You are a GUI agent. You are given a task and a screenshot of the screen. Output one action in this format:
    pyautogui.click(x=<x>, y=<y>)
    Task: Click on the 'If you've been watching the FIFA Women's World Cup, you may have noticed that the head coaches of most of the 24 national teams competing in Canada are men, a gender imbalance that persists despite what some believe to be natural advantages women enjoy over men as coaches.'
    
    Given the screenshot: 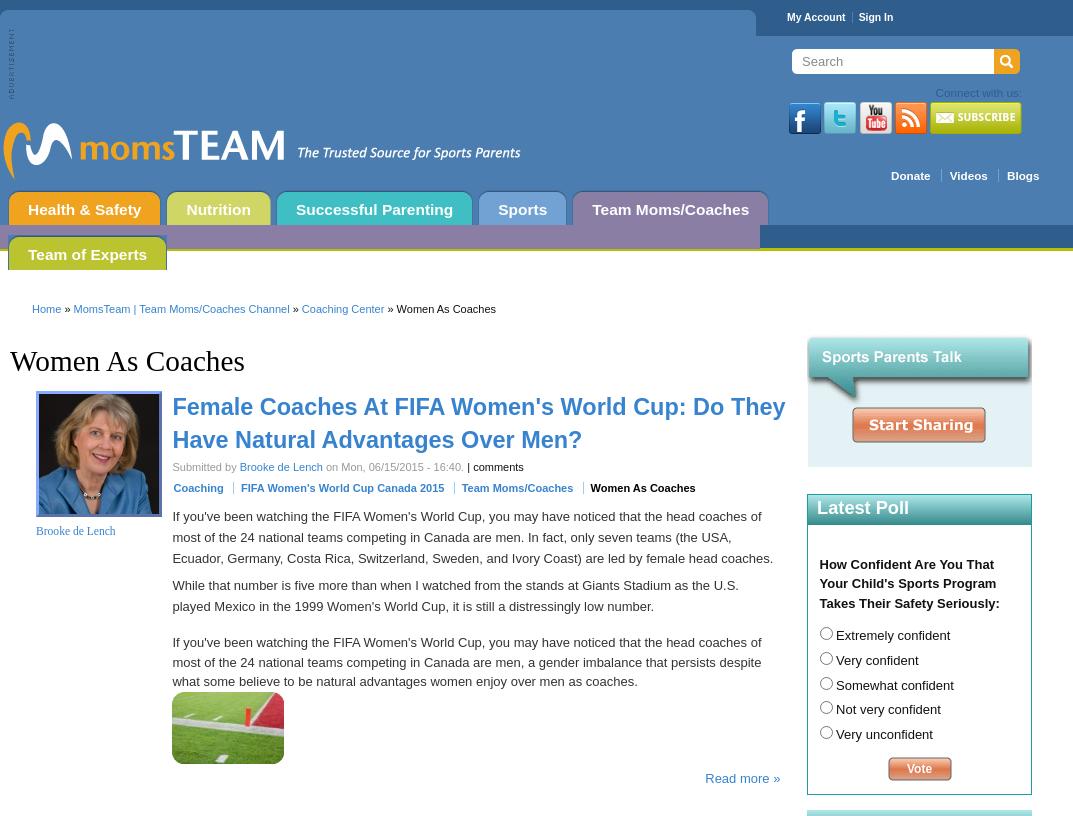 What is the action you would take?
    pyautogui.click(x=171, y=661)
    